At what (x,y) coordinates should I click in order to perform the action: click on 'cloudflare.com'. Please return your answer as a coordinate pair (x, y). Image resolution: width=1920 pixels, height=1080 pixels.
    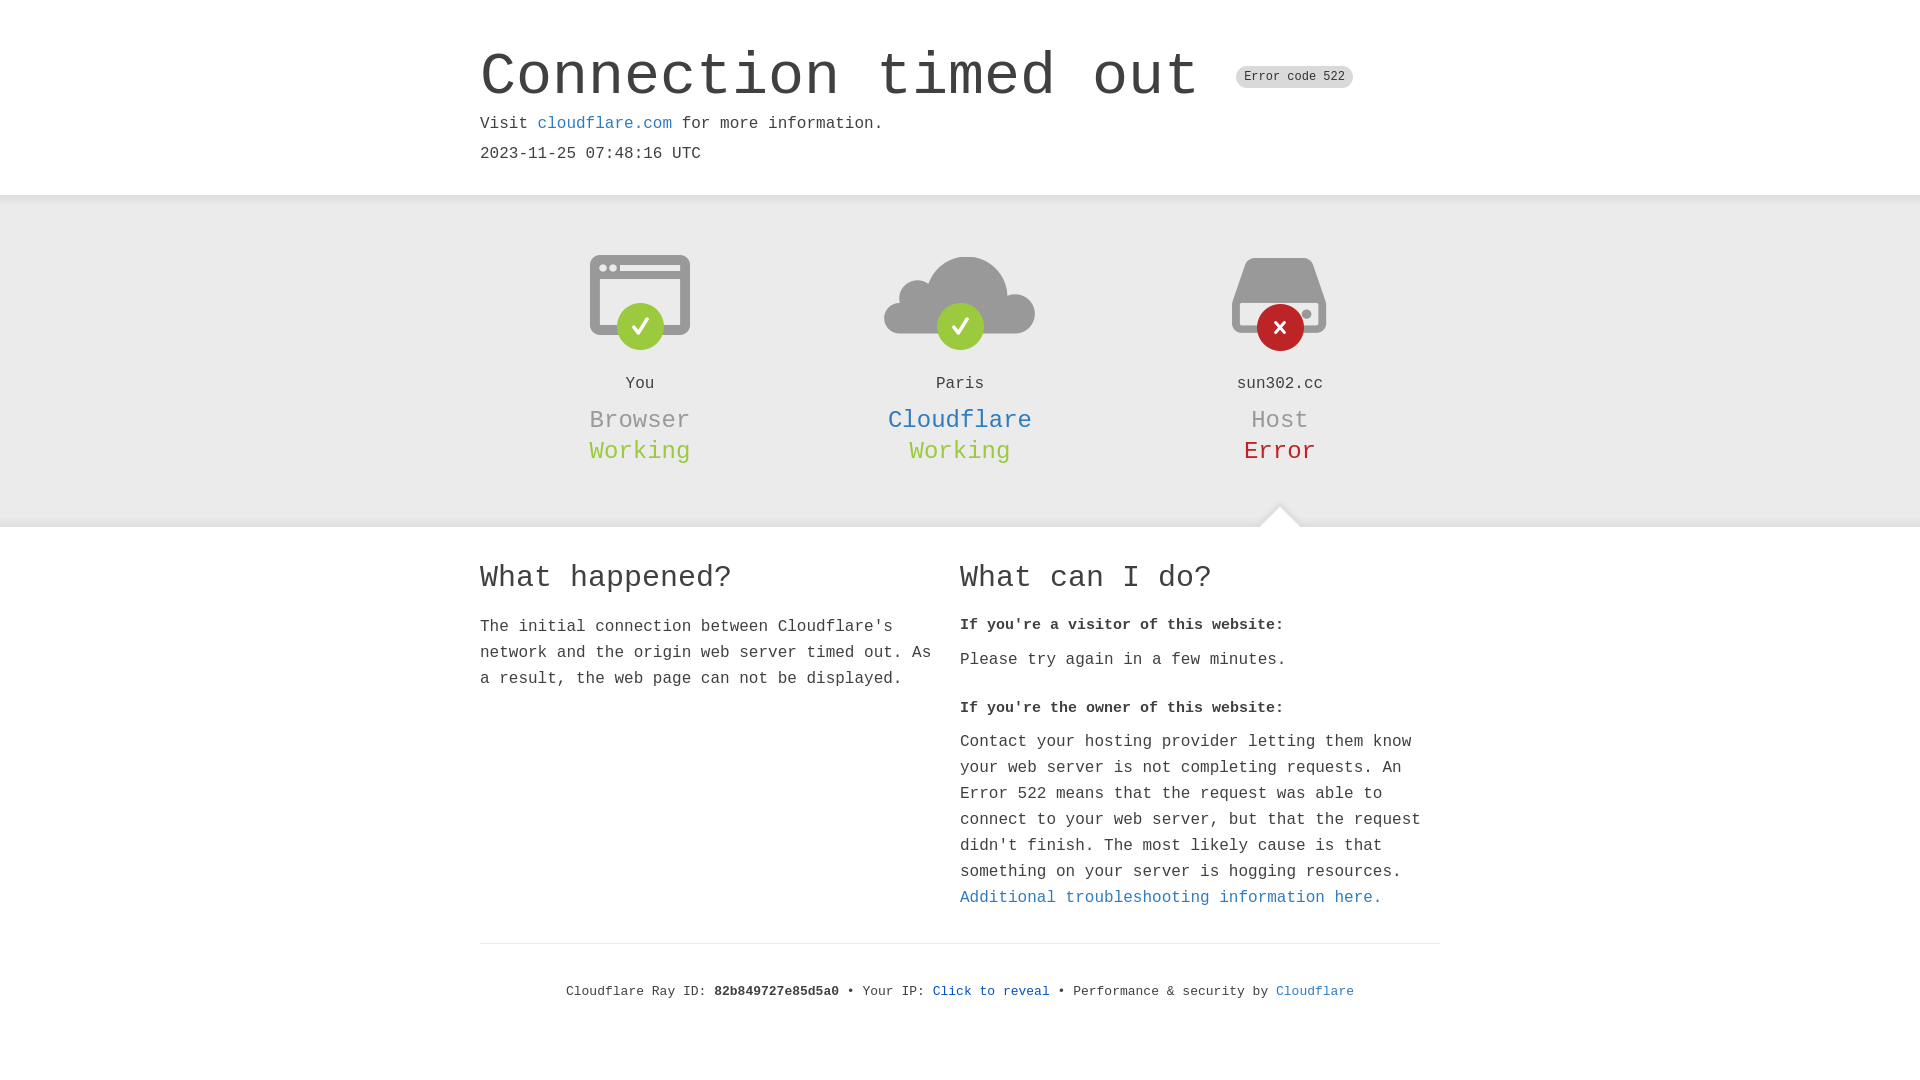
    Looking at the image, I should click on (603, 123).